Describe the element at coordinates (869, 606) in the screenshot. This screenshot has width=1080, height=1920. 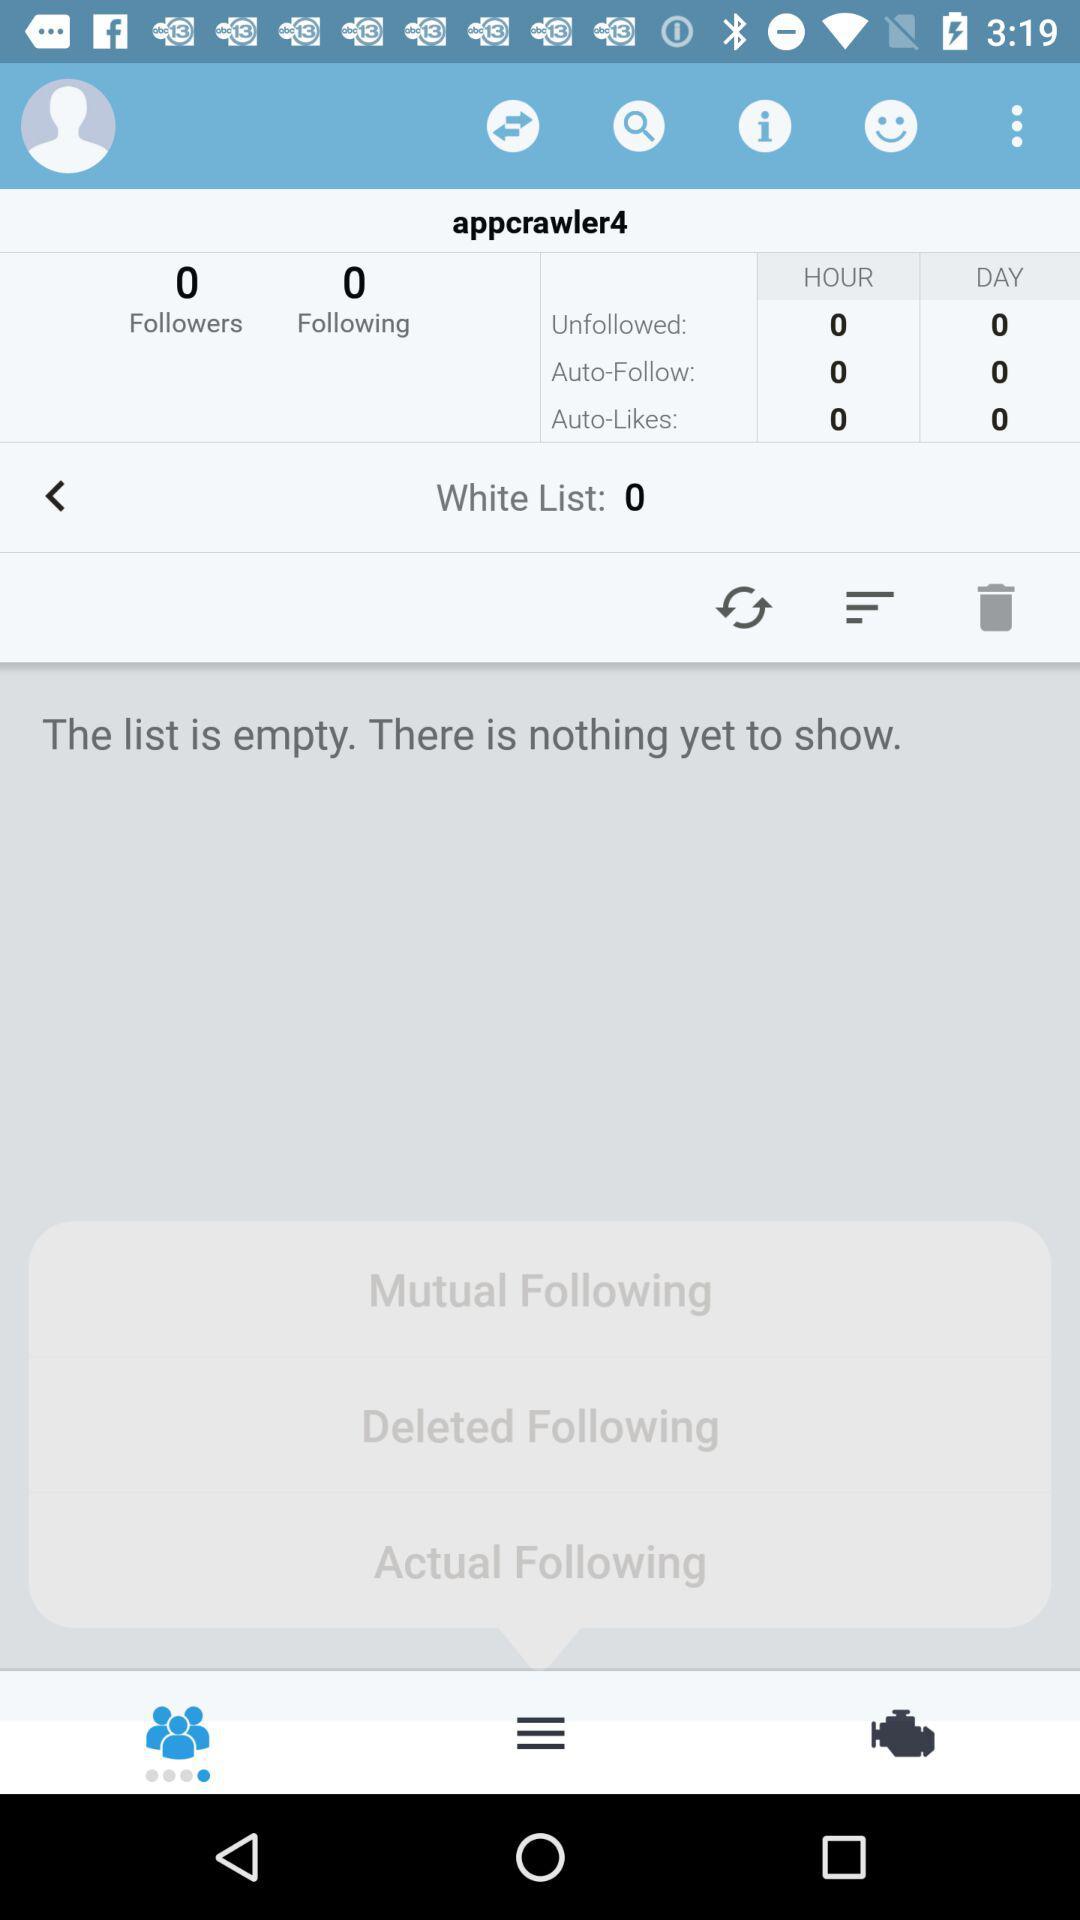
I see `menu icon` at that location.